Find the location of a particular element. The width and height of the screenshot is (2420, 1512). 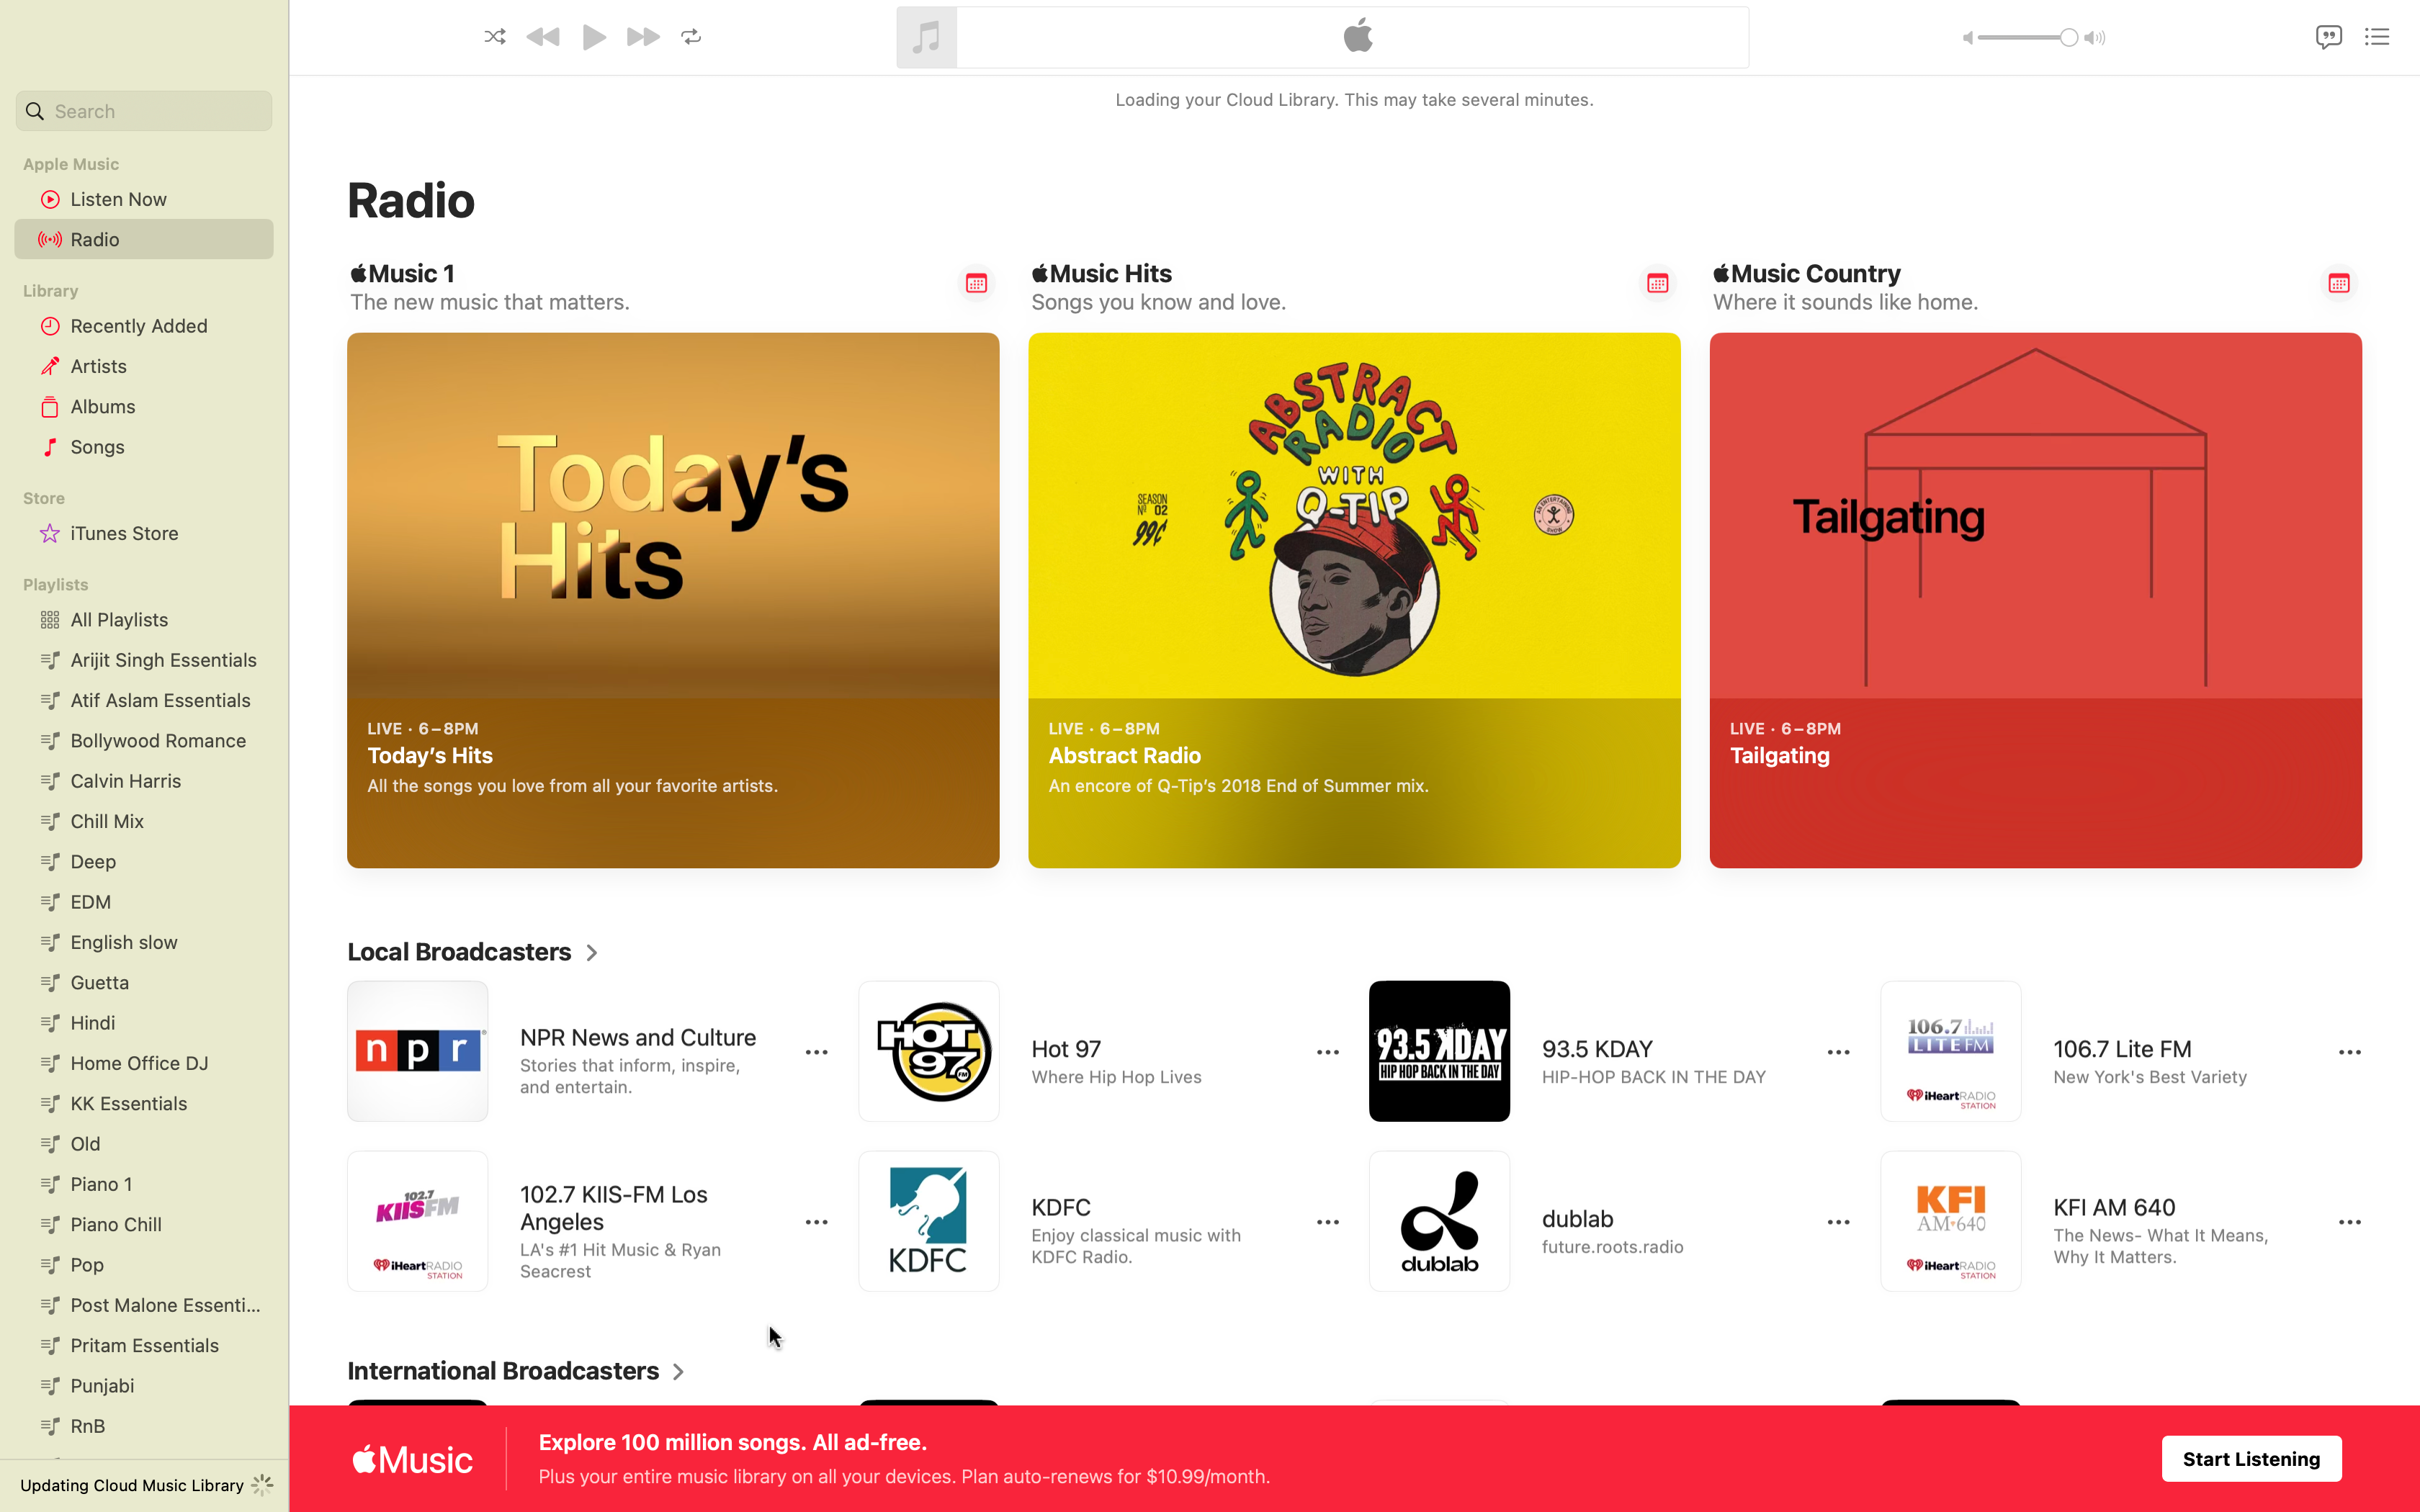

Listen to Dublab is located at coordinates (1592, 1221).